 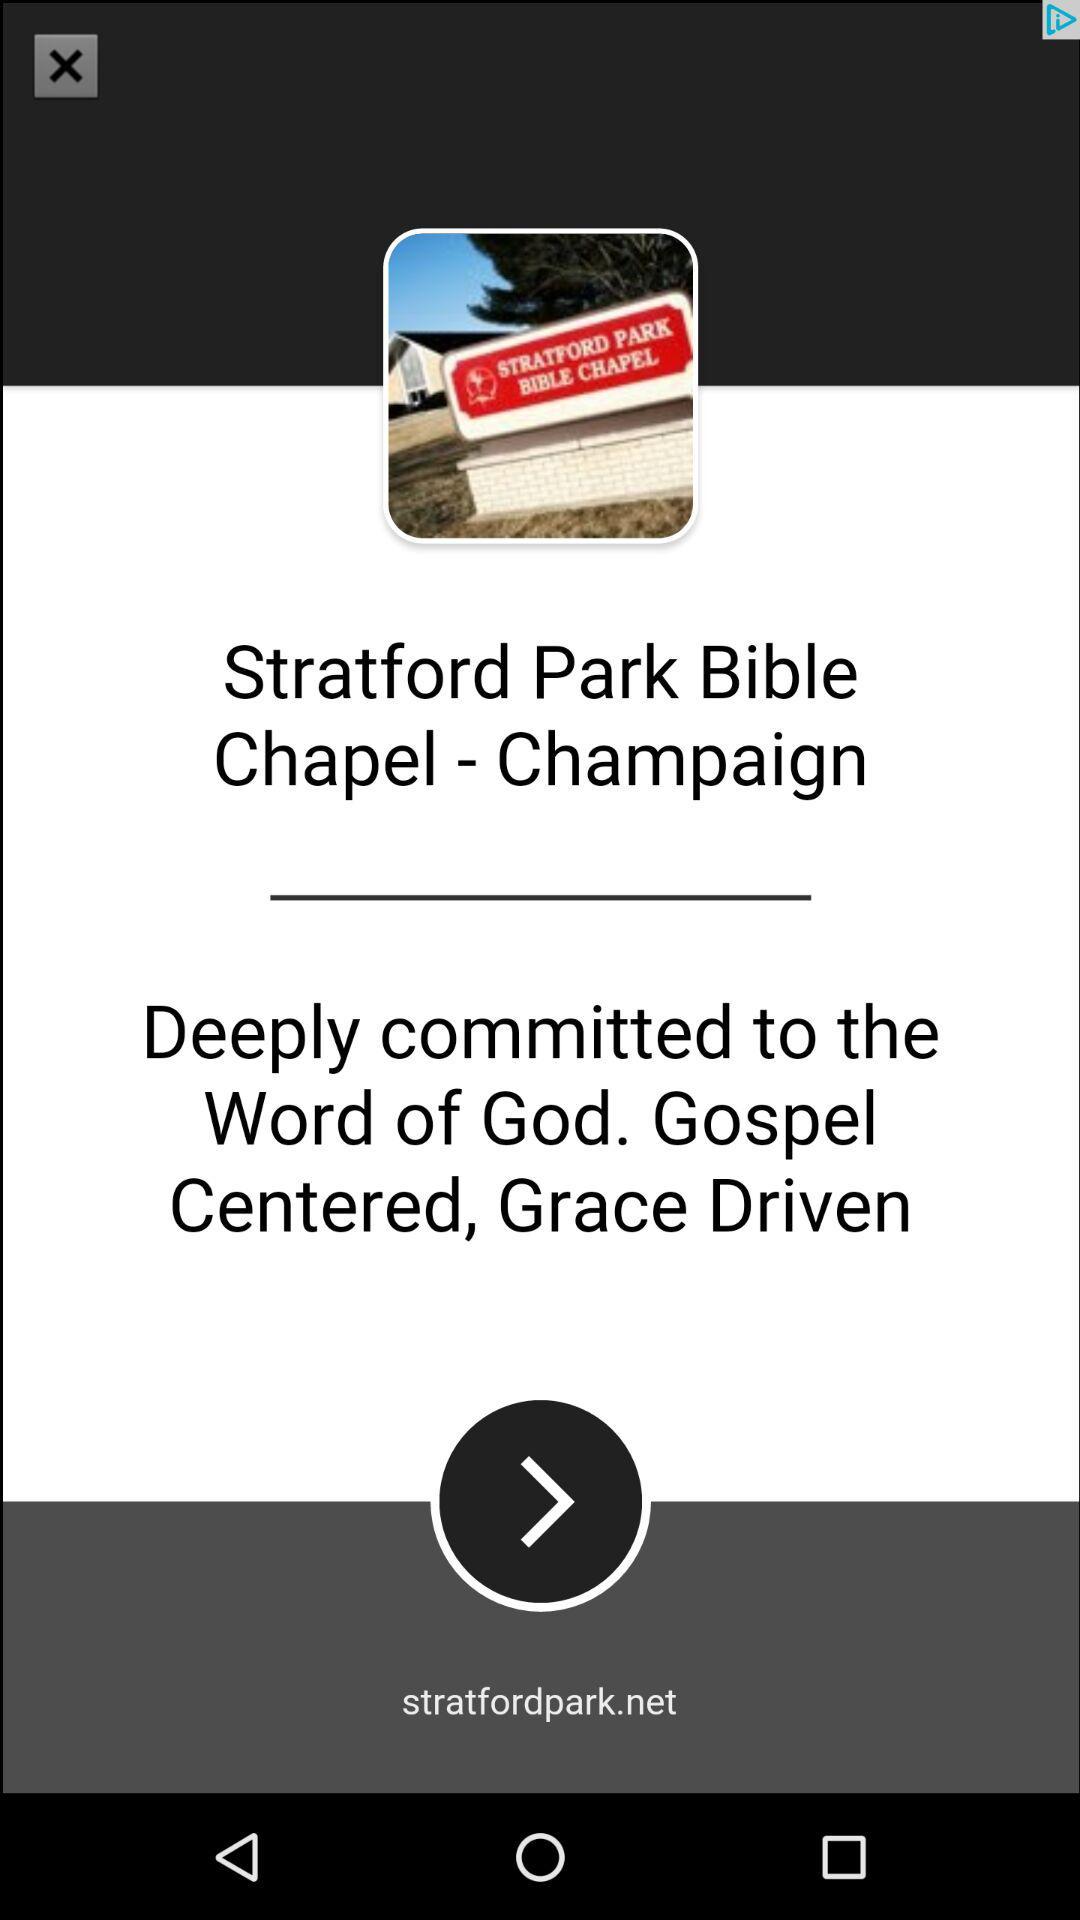 What do you see at coordinates (64, 70) in the screenshot?
I see `the close icon` at bounding box center [64, 70].